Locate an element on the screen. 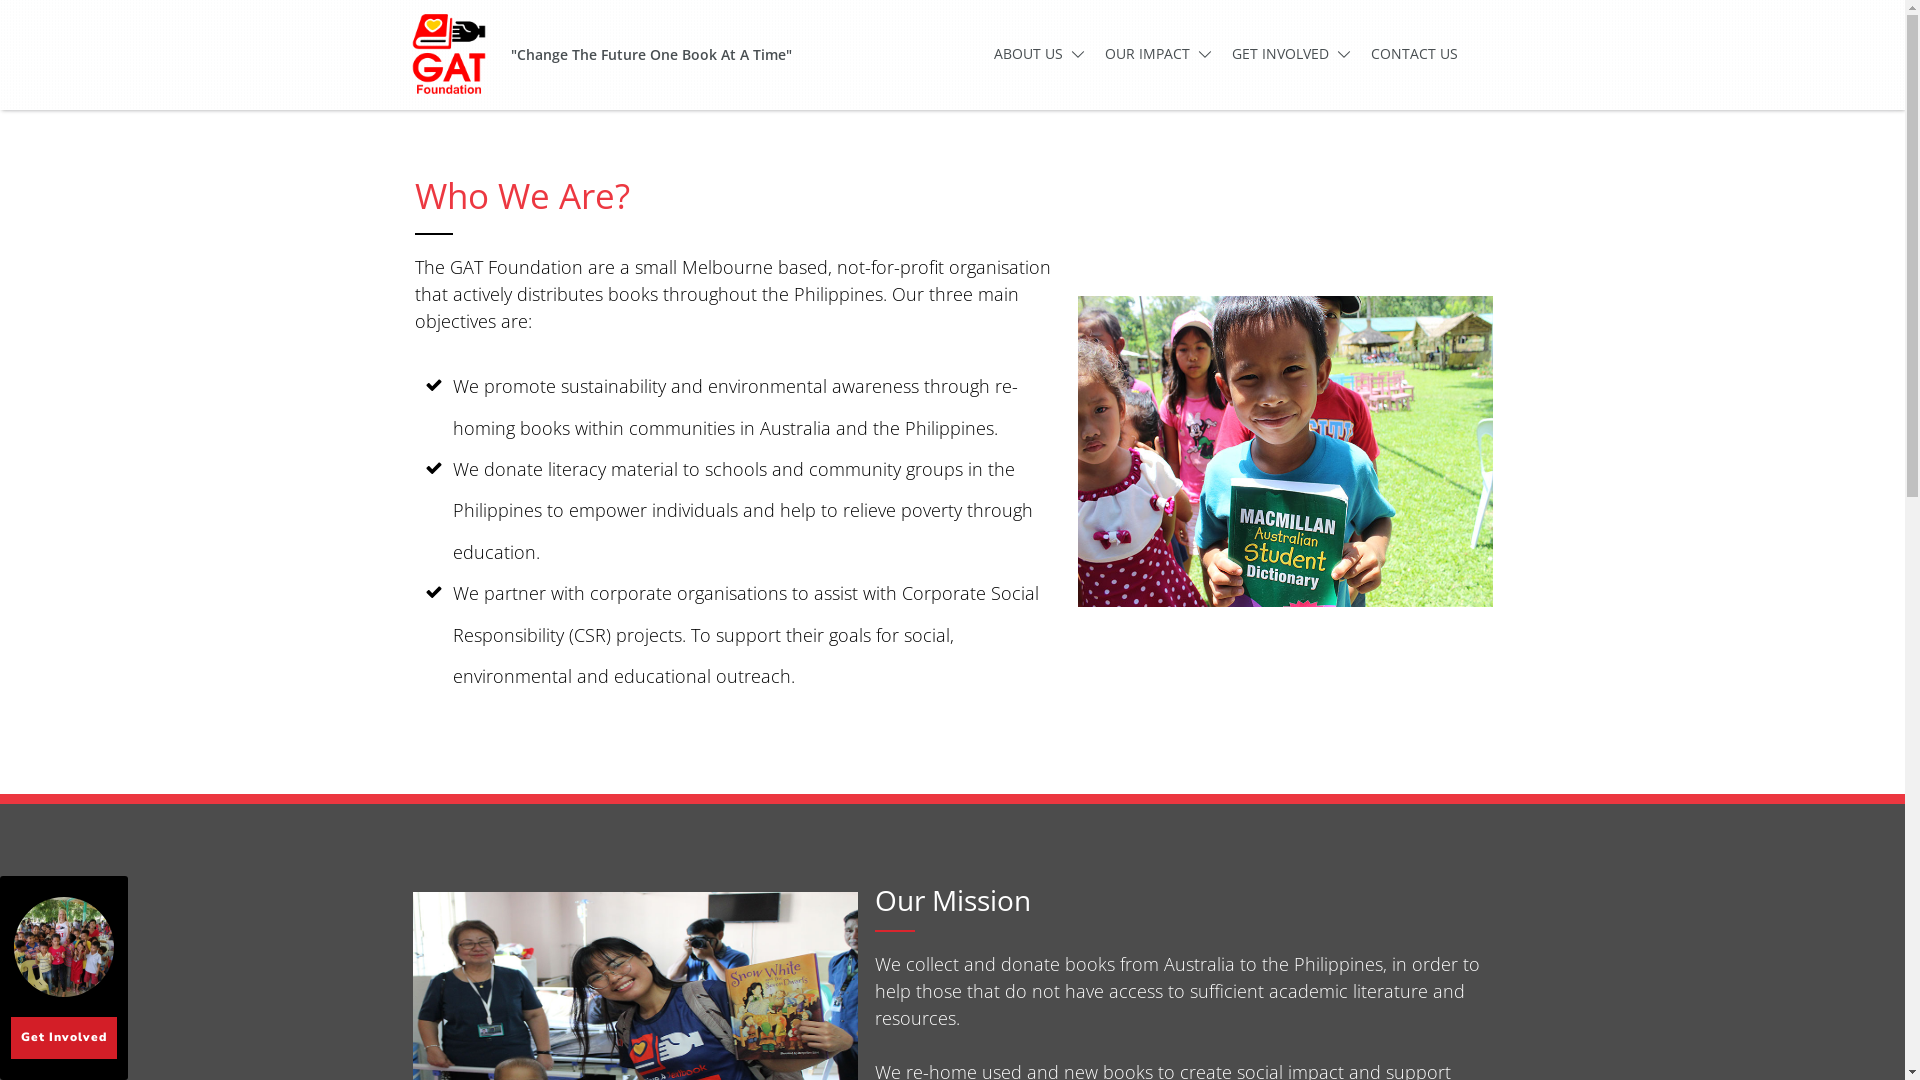 This screenshot has height=1080, width=1920. 'GAT LOGO2' is located at coordinates (401, 53).